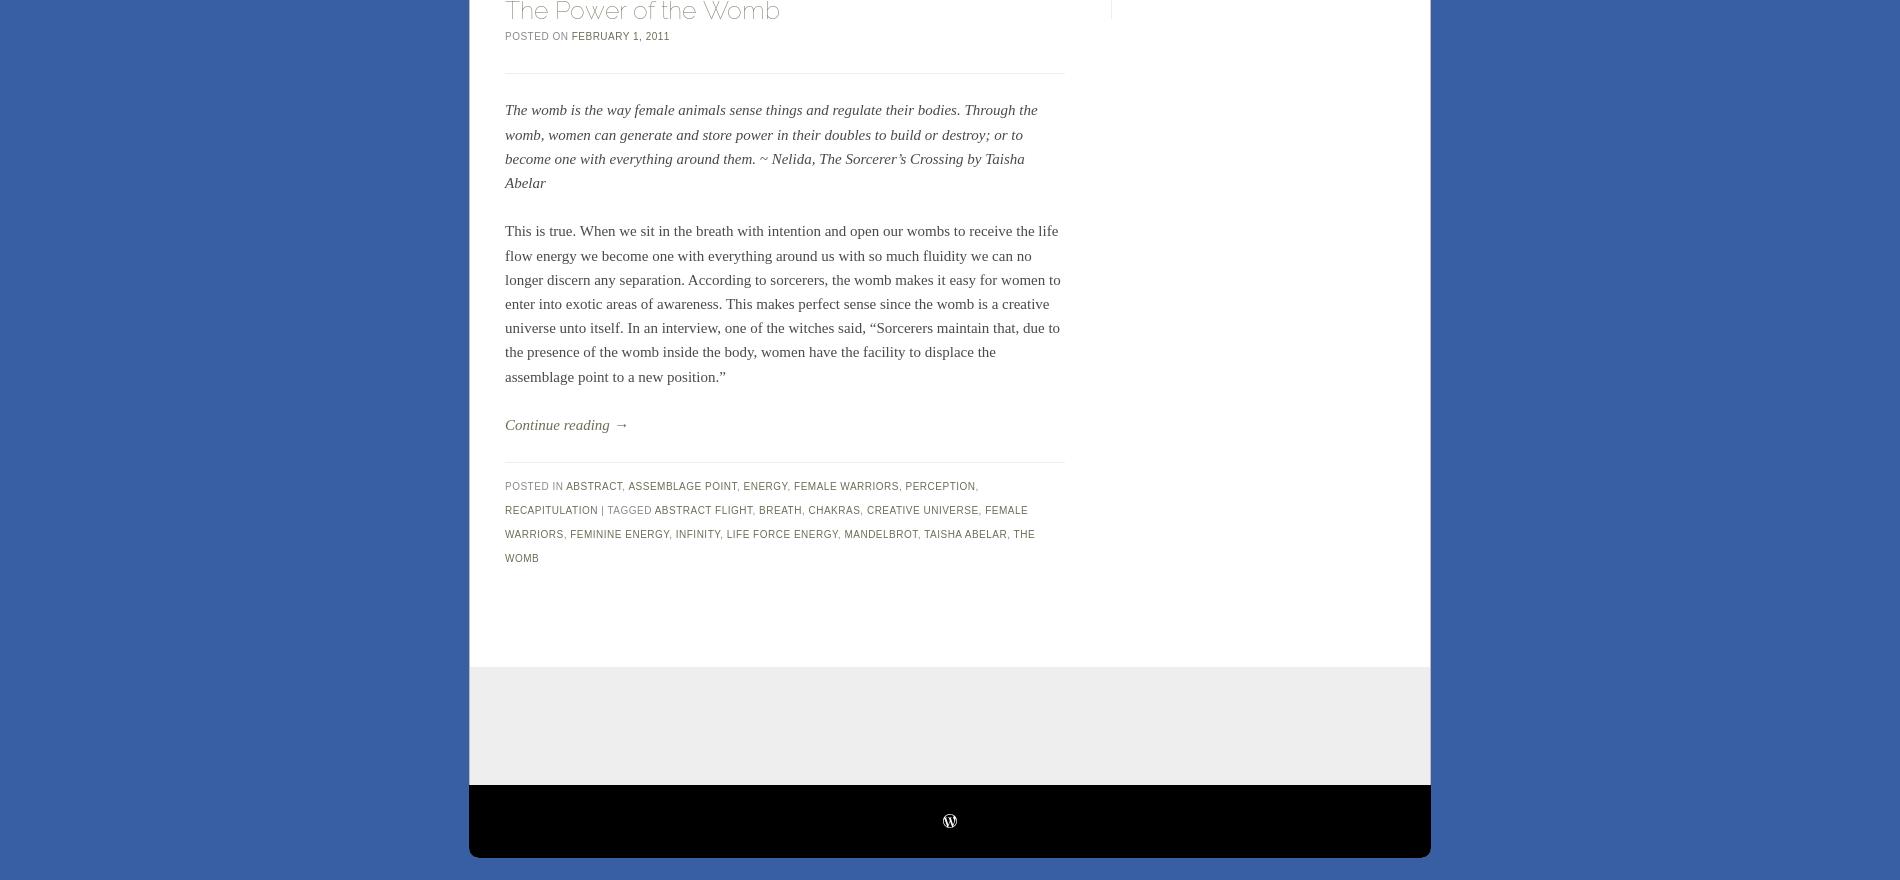 The image size is (1900, 880). Describe the element at coordinates (619, 532) in the screenshot. I see `'feminine energy'` at that location.